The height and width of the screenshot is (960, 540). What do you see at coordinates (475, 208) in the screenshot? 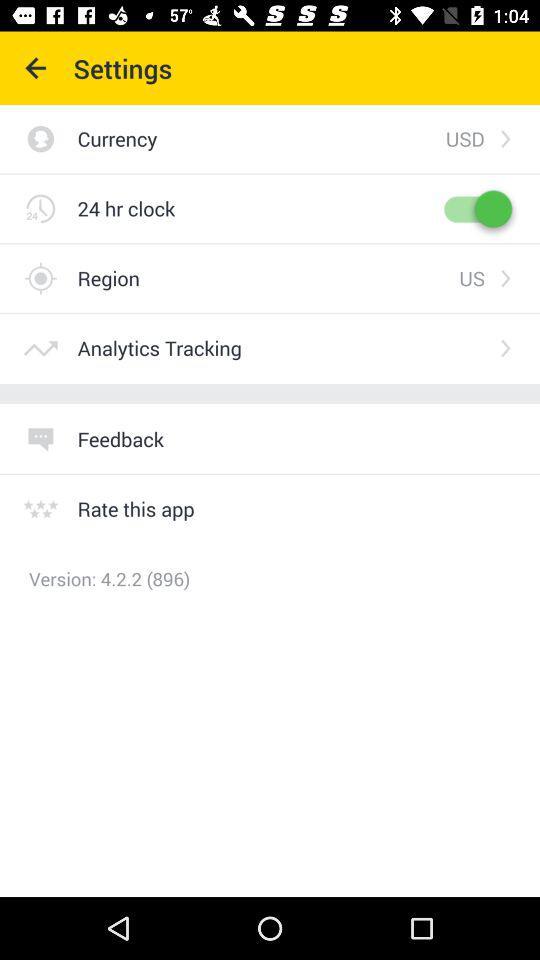
I see `item next to the 24 hr clock` at bounding box center [475, 208].